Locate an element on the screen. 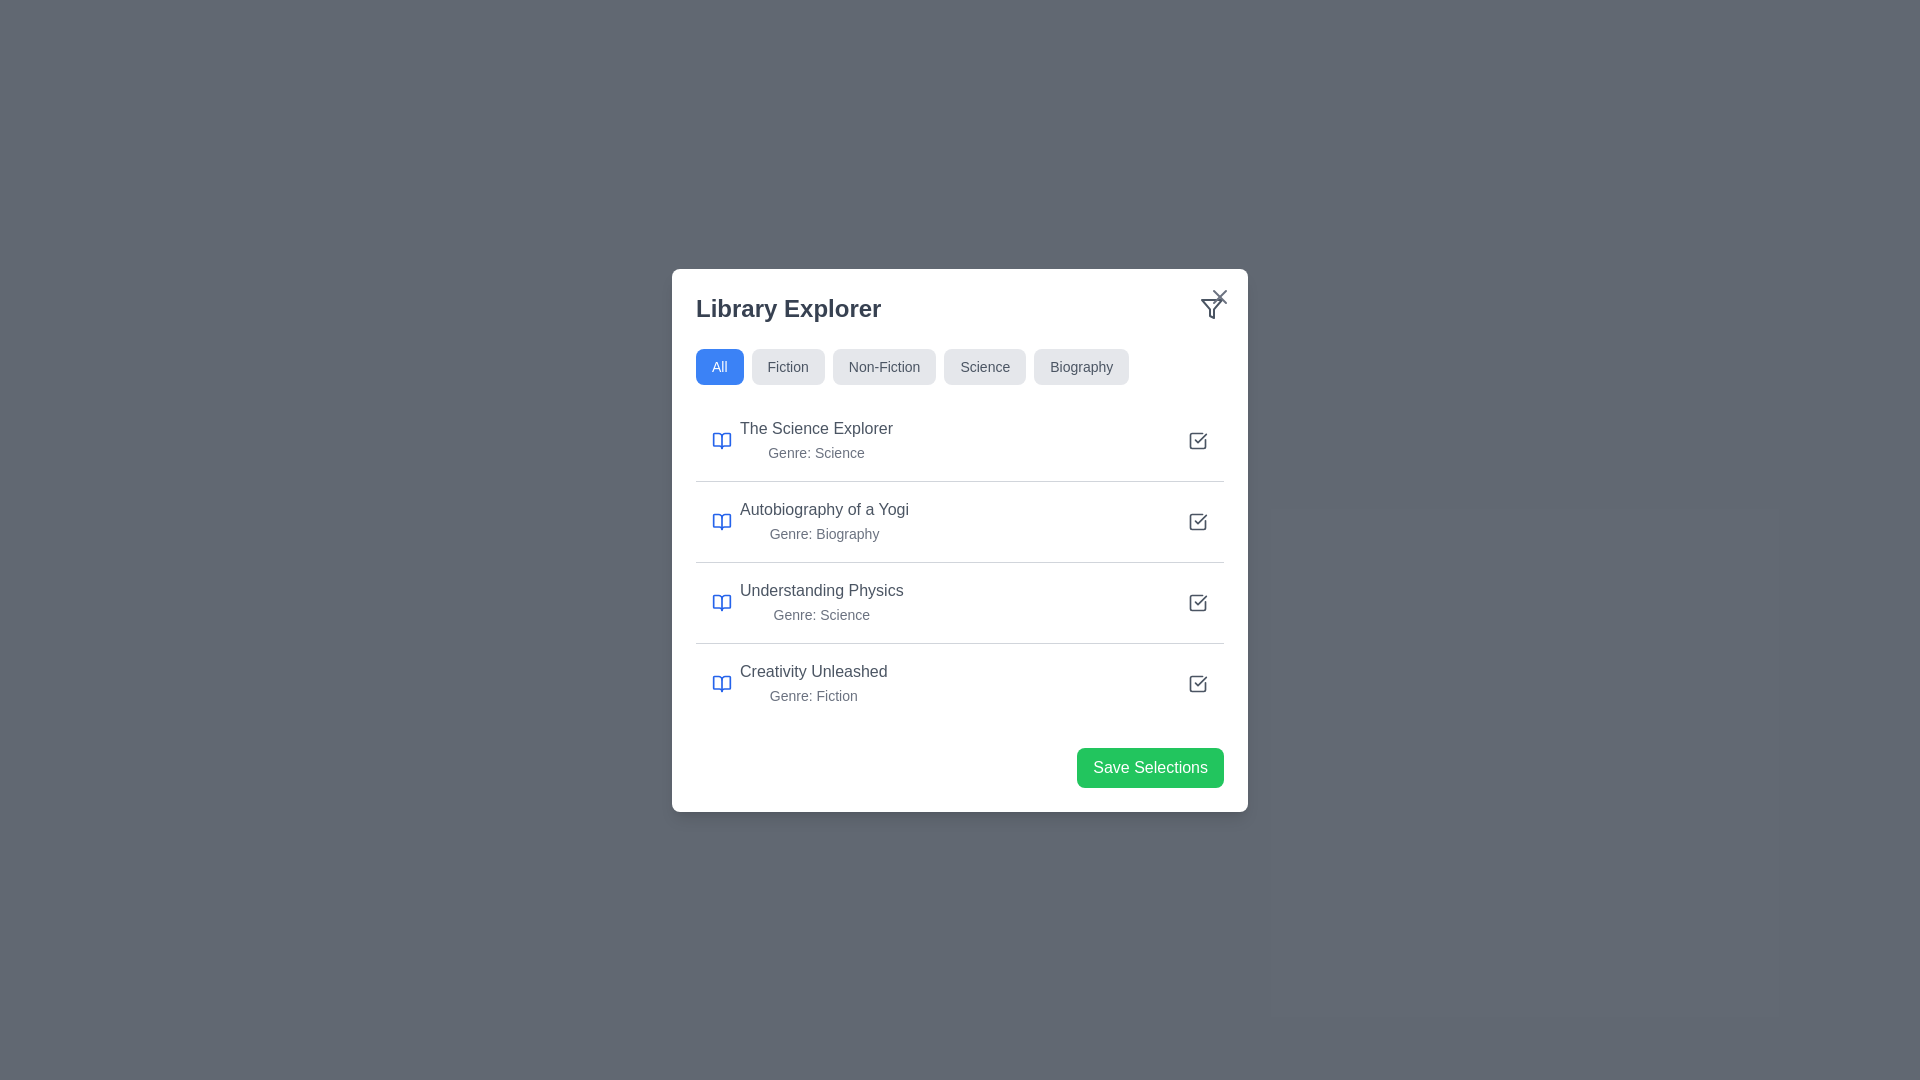  the filter selection button labeled 'All' to adjust the displayed content to include all categories is located at coordinates (719, 366).